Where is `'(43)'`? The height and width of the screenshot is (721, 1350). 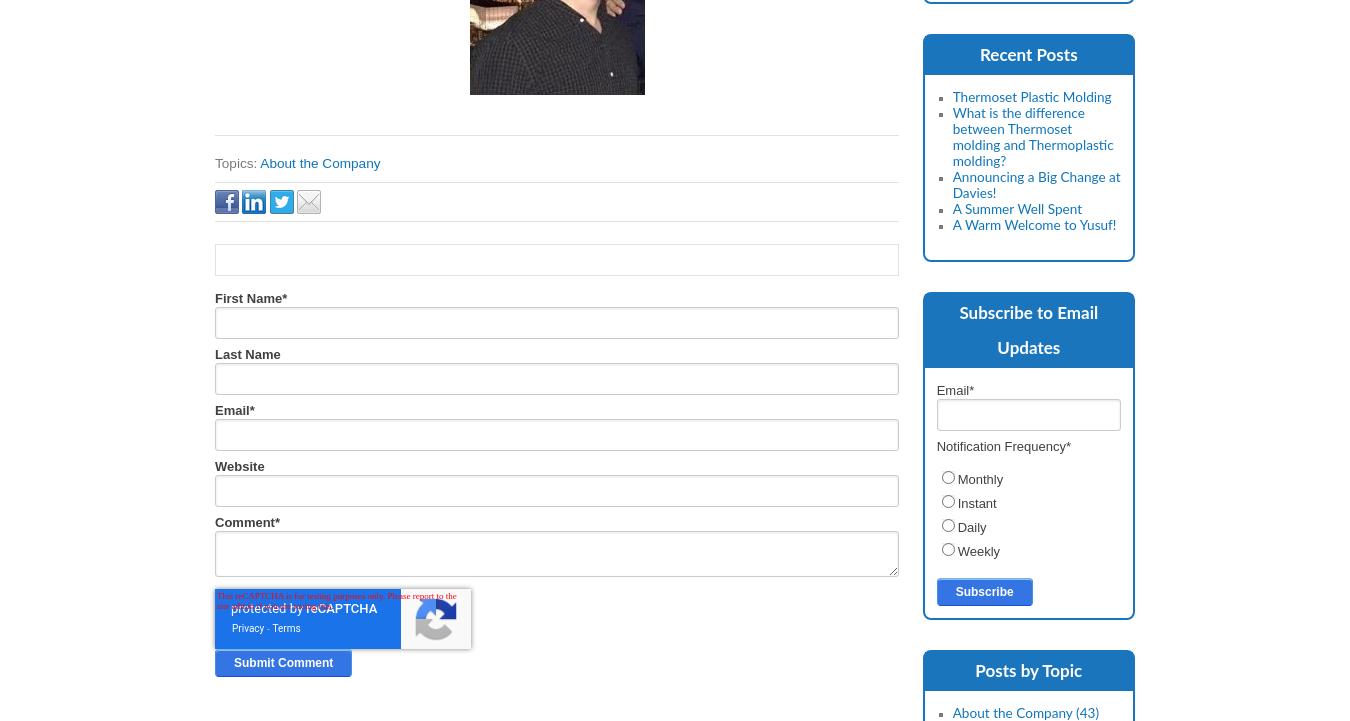 '(43)' is located at coordinates (1087, 711).